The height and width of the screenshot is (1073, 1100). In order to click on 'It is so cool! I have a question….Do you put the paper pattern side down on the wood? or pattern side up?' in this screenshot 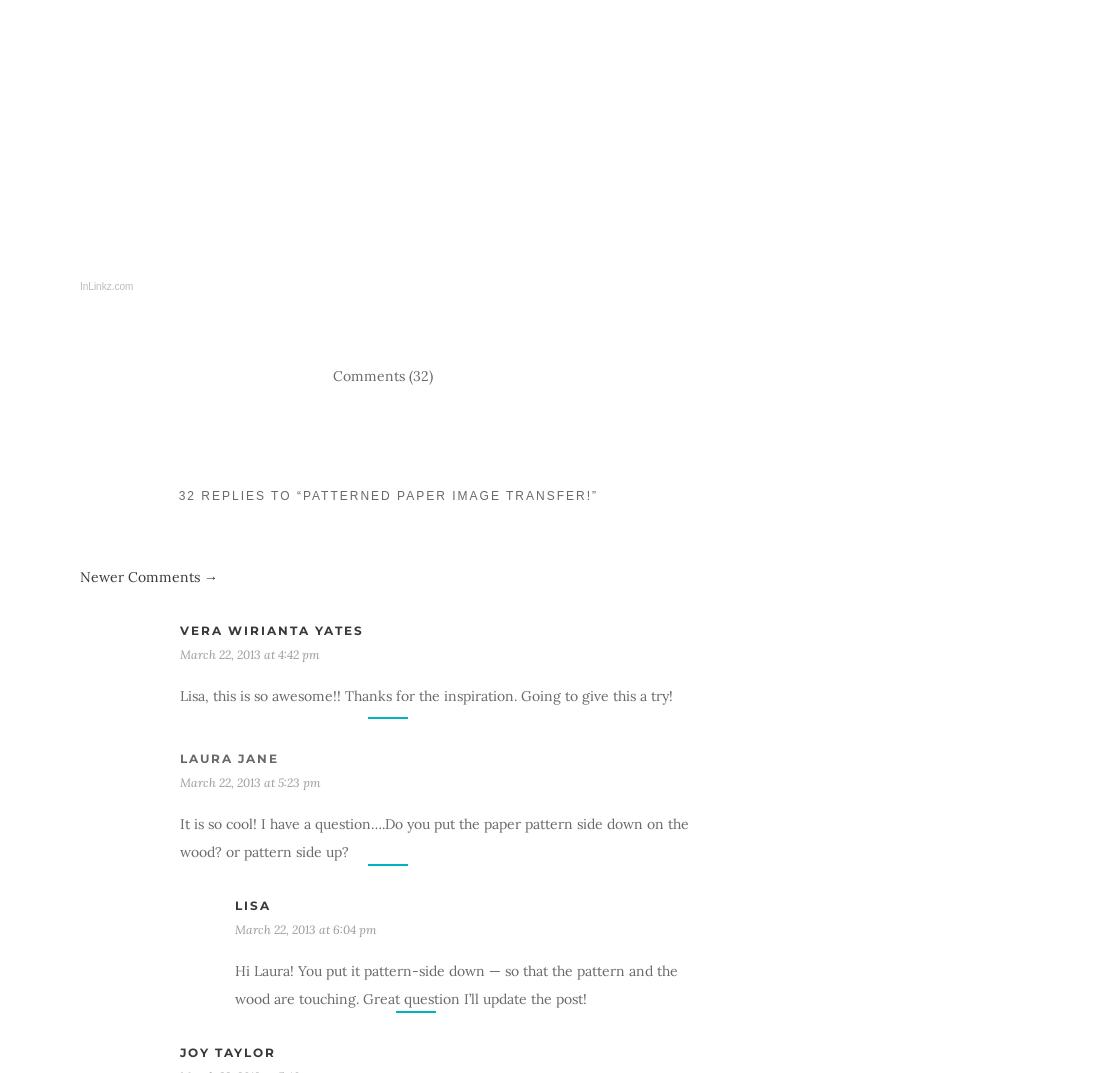, I will do `click(433, 836)`.